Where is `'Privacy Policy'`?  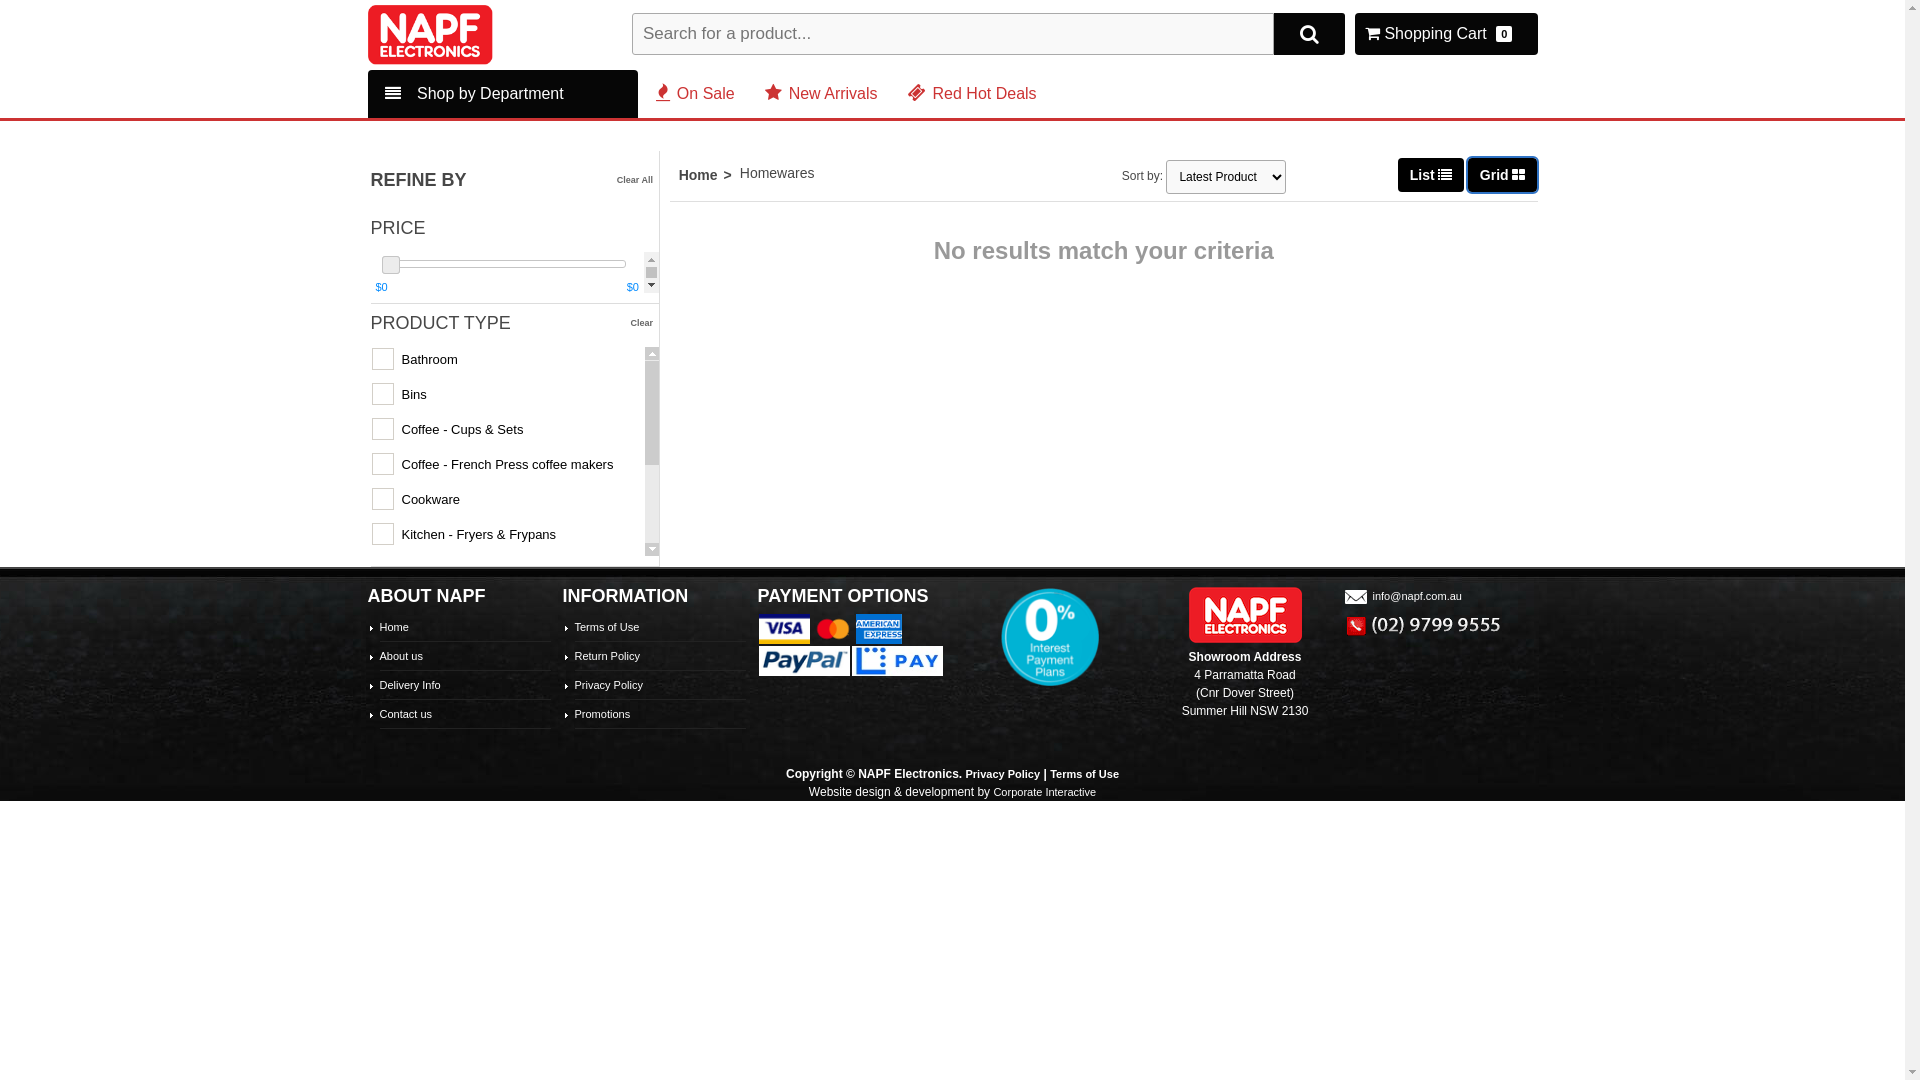
'Privacy Policy' is located at coordinates (573, 684).